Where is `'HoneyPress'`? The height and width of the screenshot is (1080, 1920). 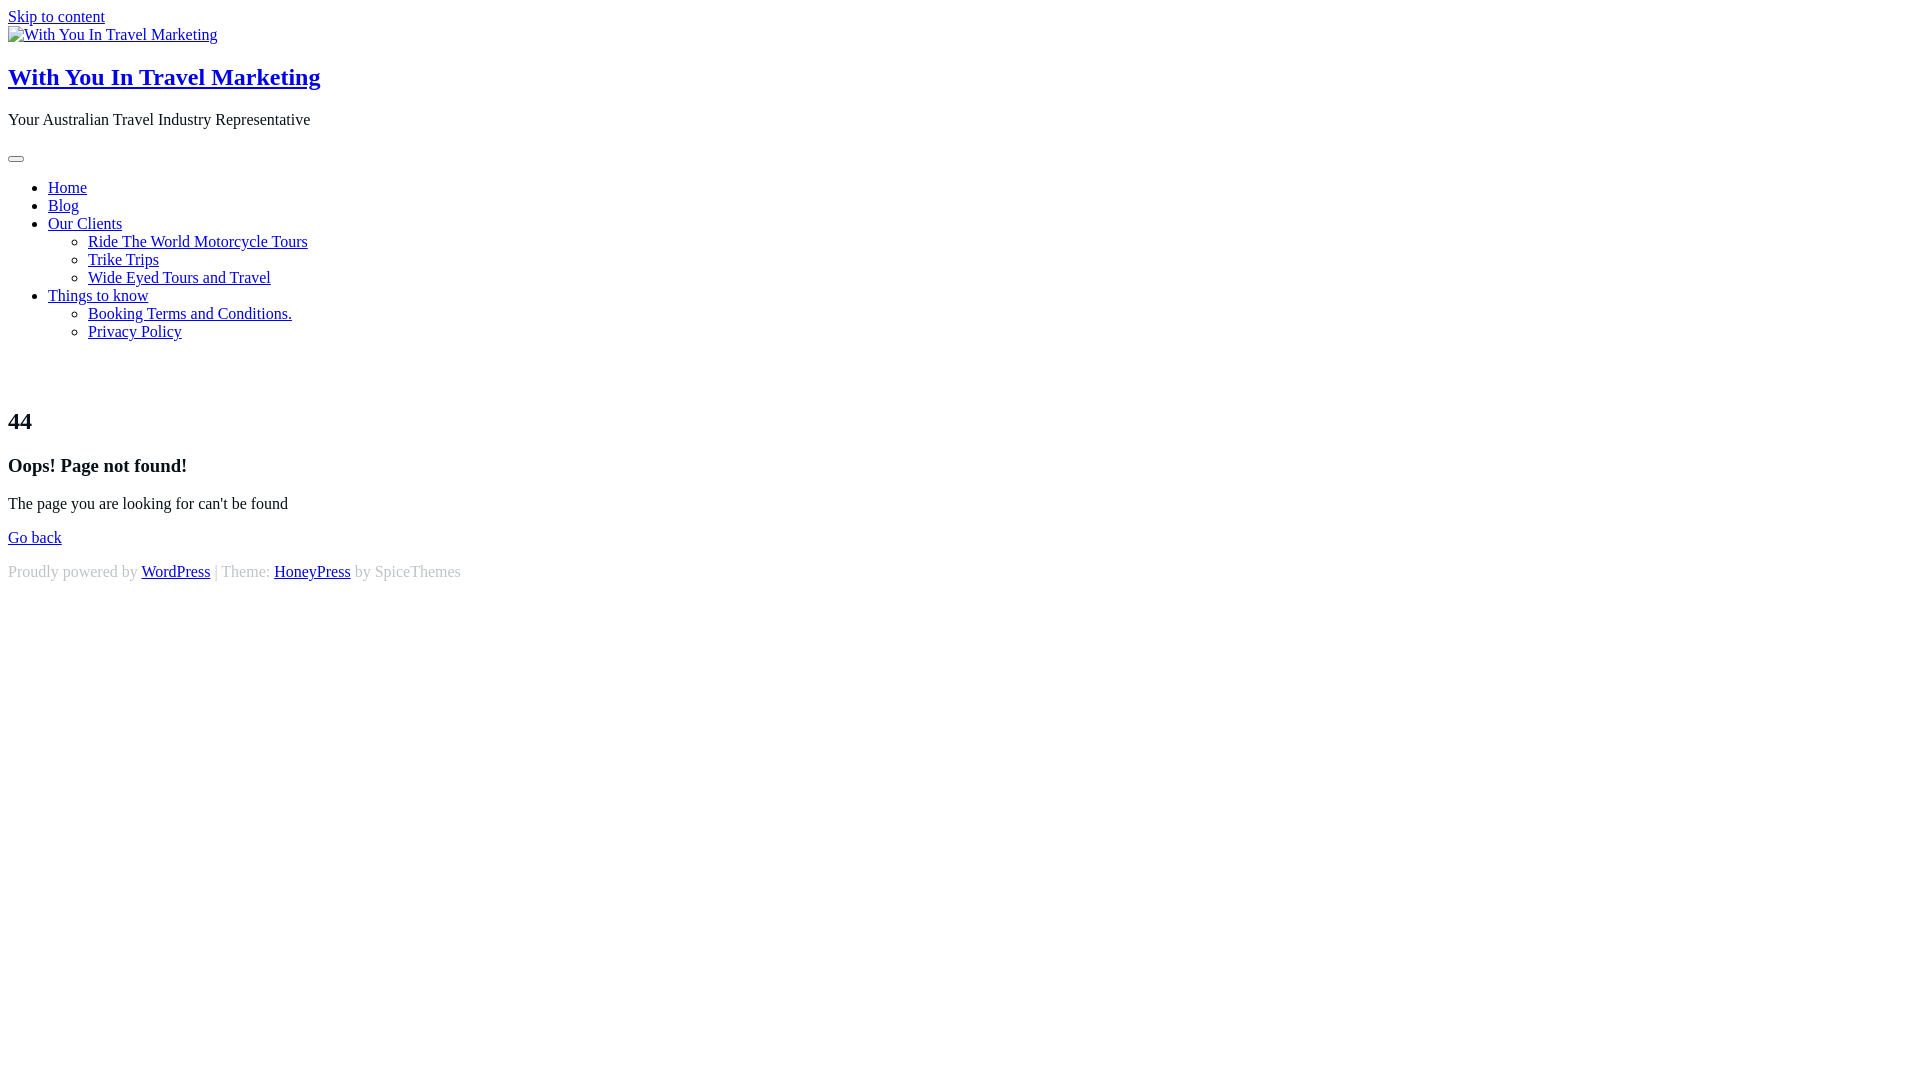
'HoneyPress' is located at coordinates (311, 571).